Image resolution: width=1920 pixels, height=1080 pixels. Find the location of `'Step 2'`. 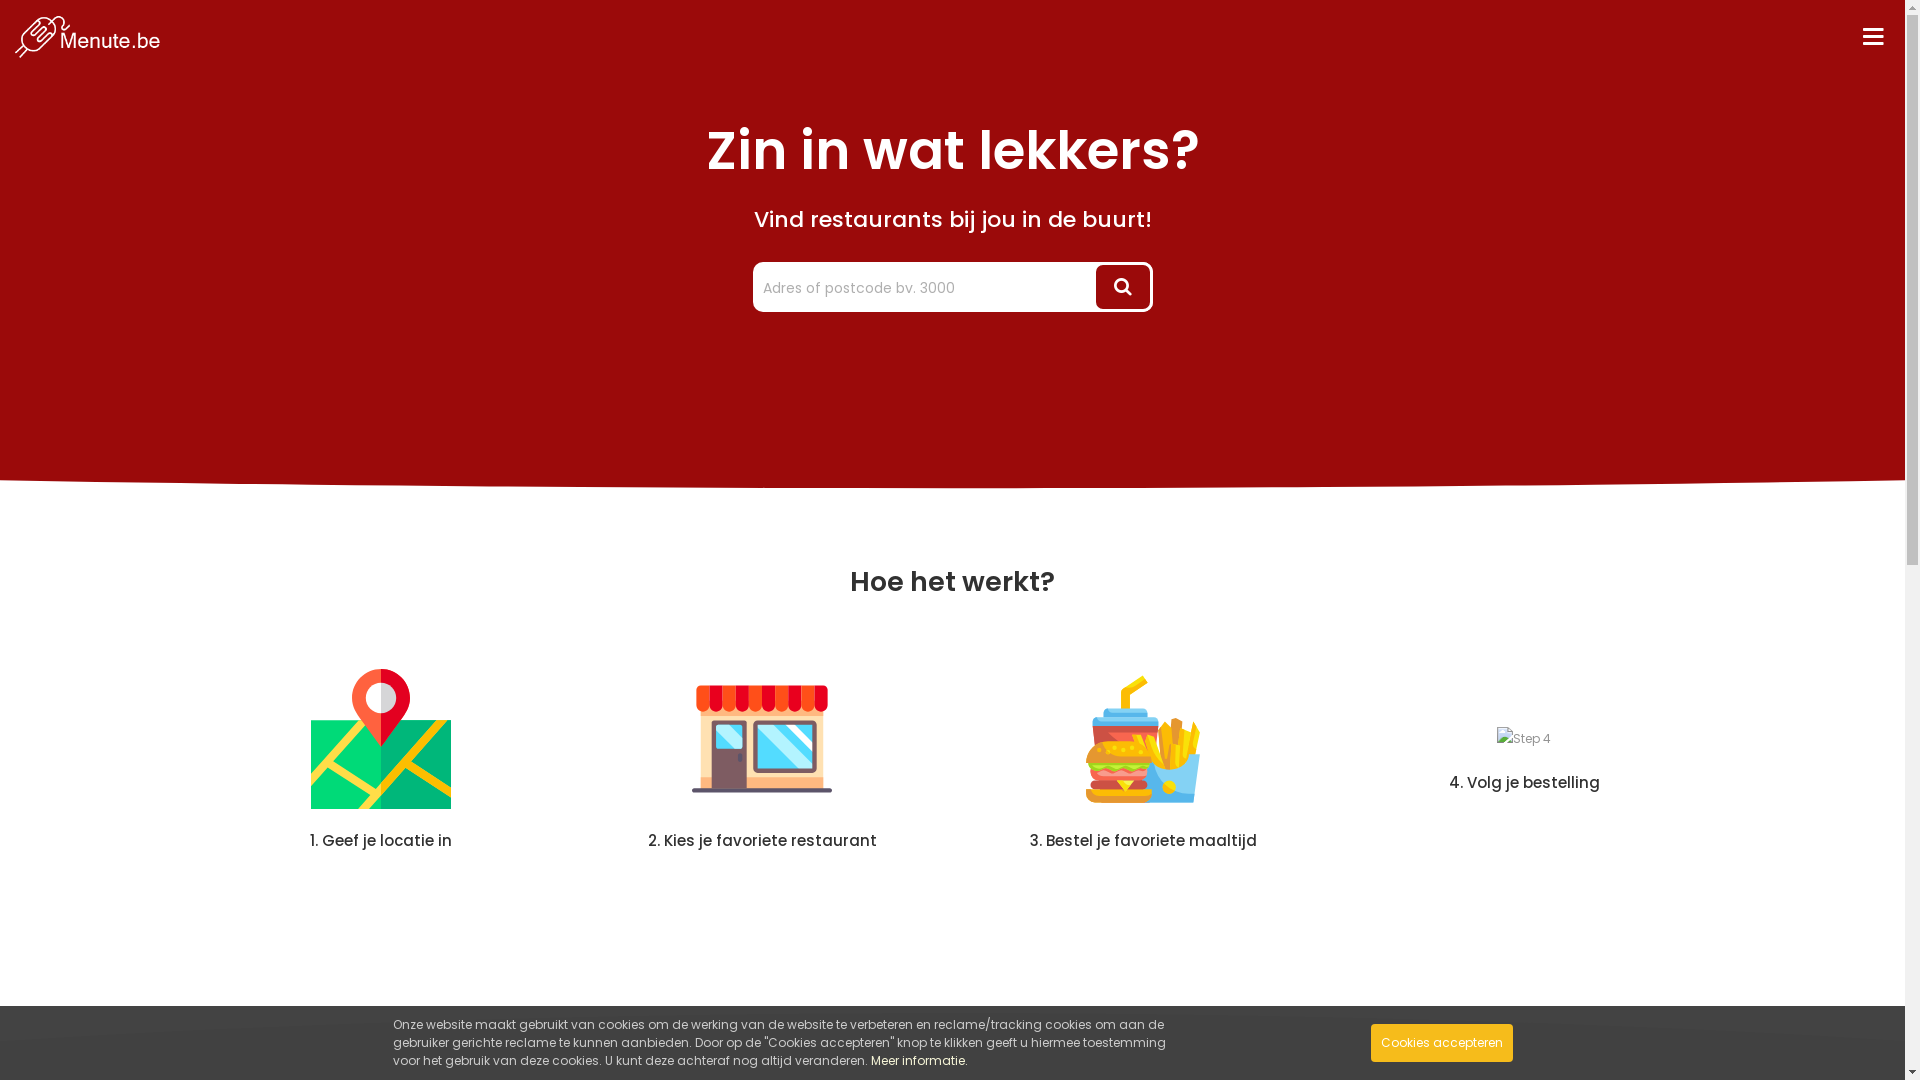

'Step 2' is located at coordinates (691, 739).